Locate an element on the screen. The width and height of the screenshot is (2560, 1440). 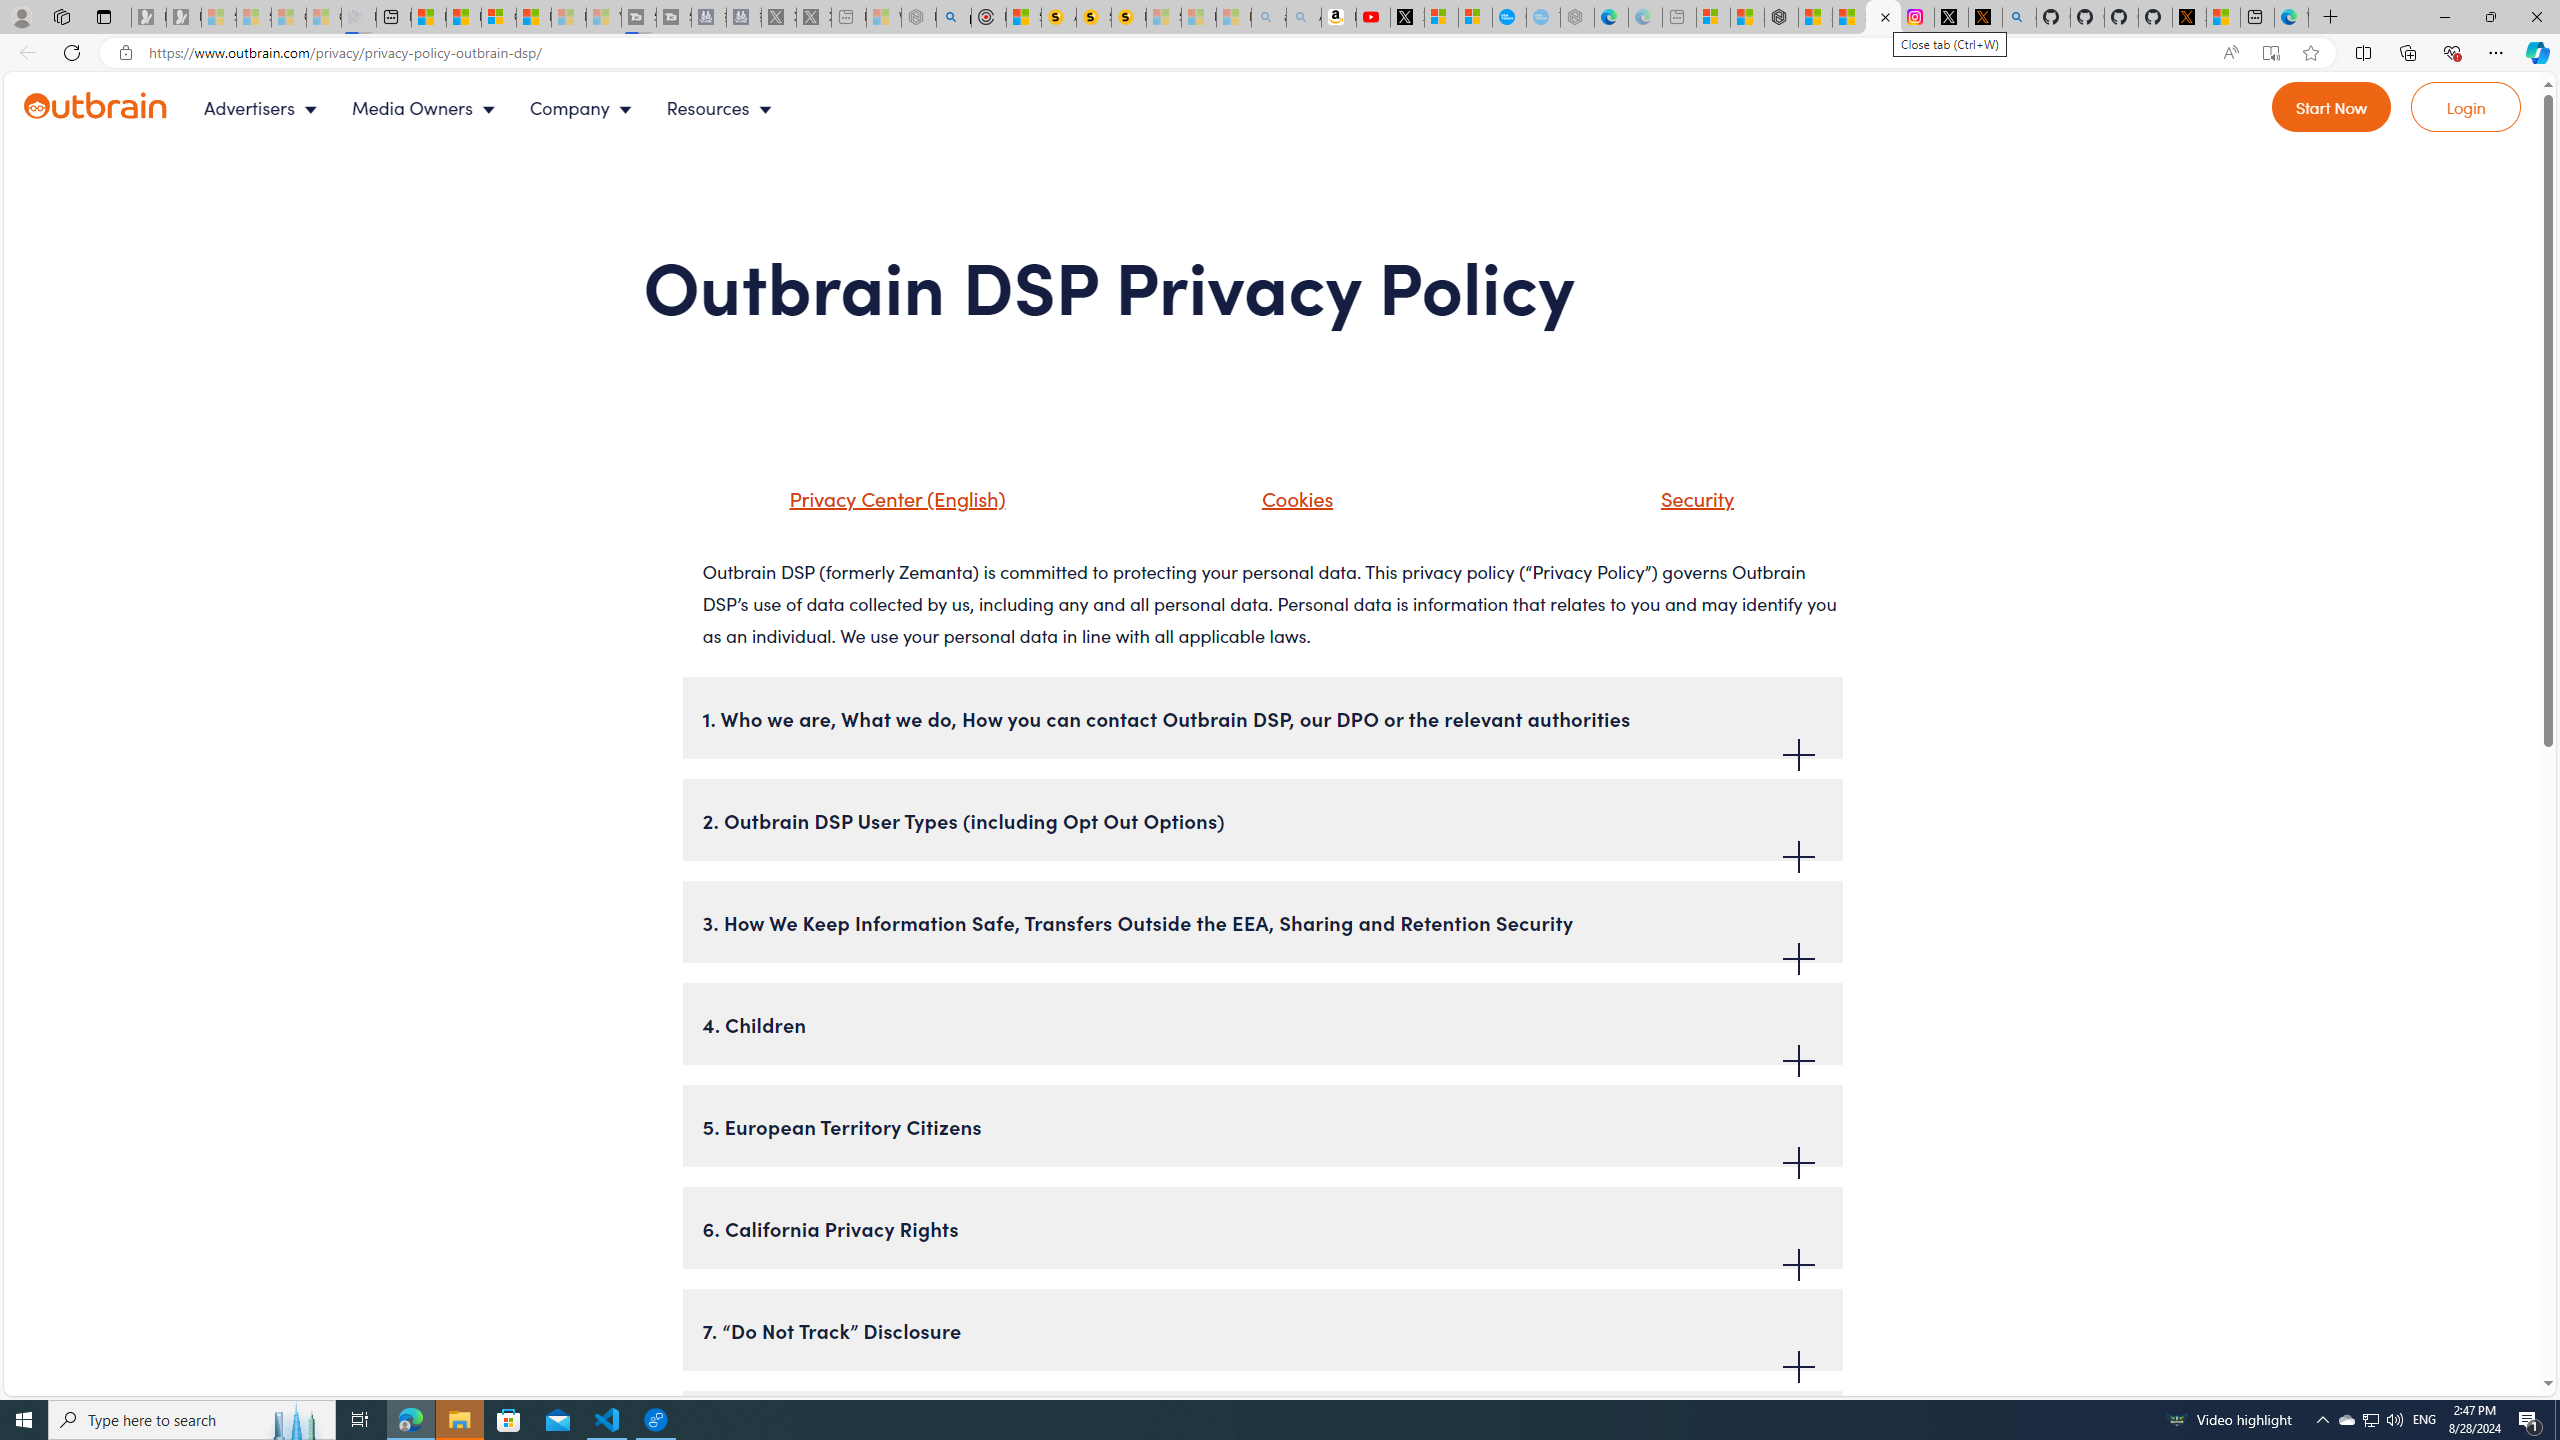
'Welcome to Microsoft Edge' is located at coordinates (2290, 16).